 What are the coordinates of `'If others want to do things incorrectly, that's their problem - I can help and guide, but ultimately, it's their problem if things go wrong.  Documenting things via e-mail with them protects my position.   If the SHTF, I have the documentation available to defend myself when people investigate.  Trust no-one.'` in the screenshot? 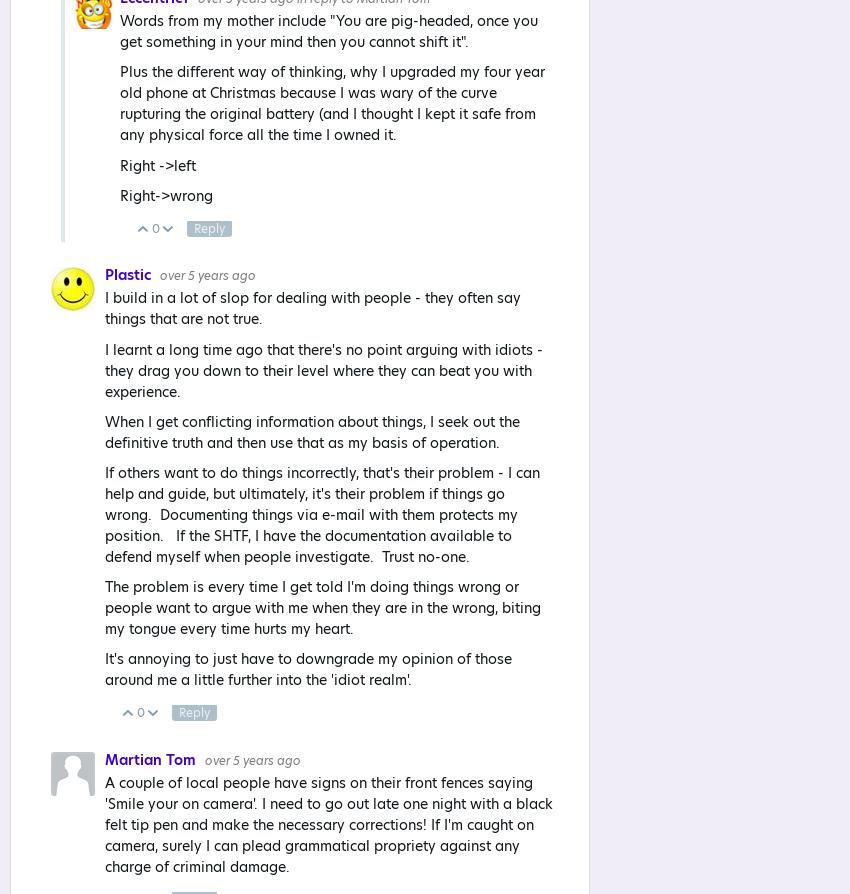 It's located at (322, 515).